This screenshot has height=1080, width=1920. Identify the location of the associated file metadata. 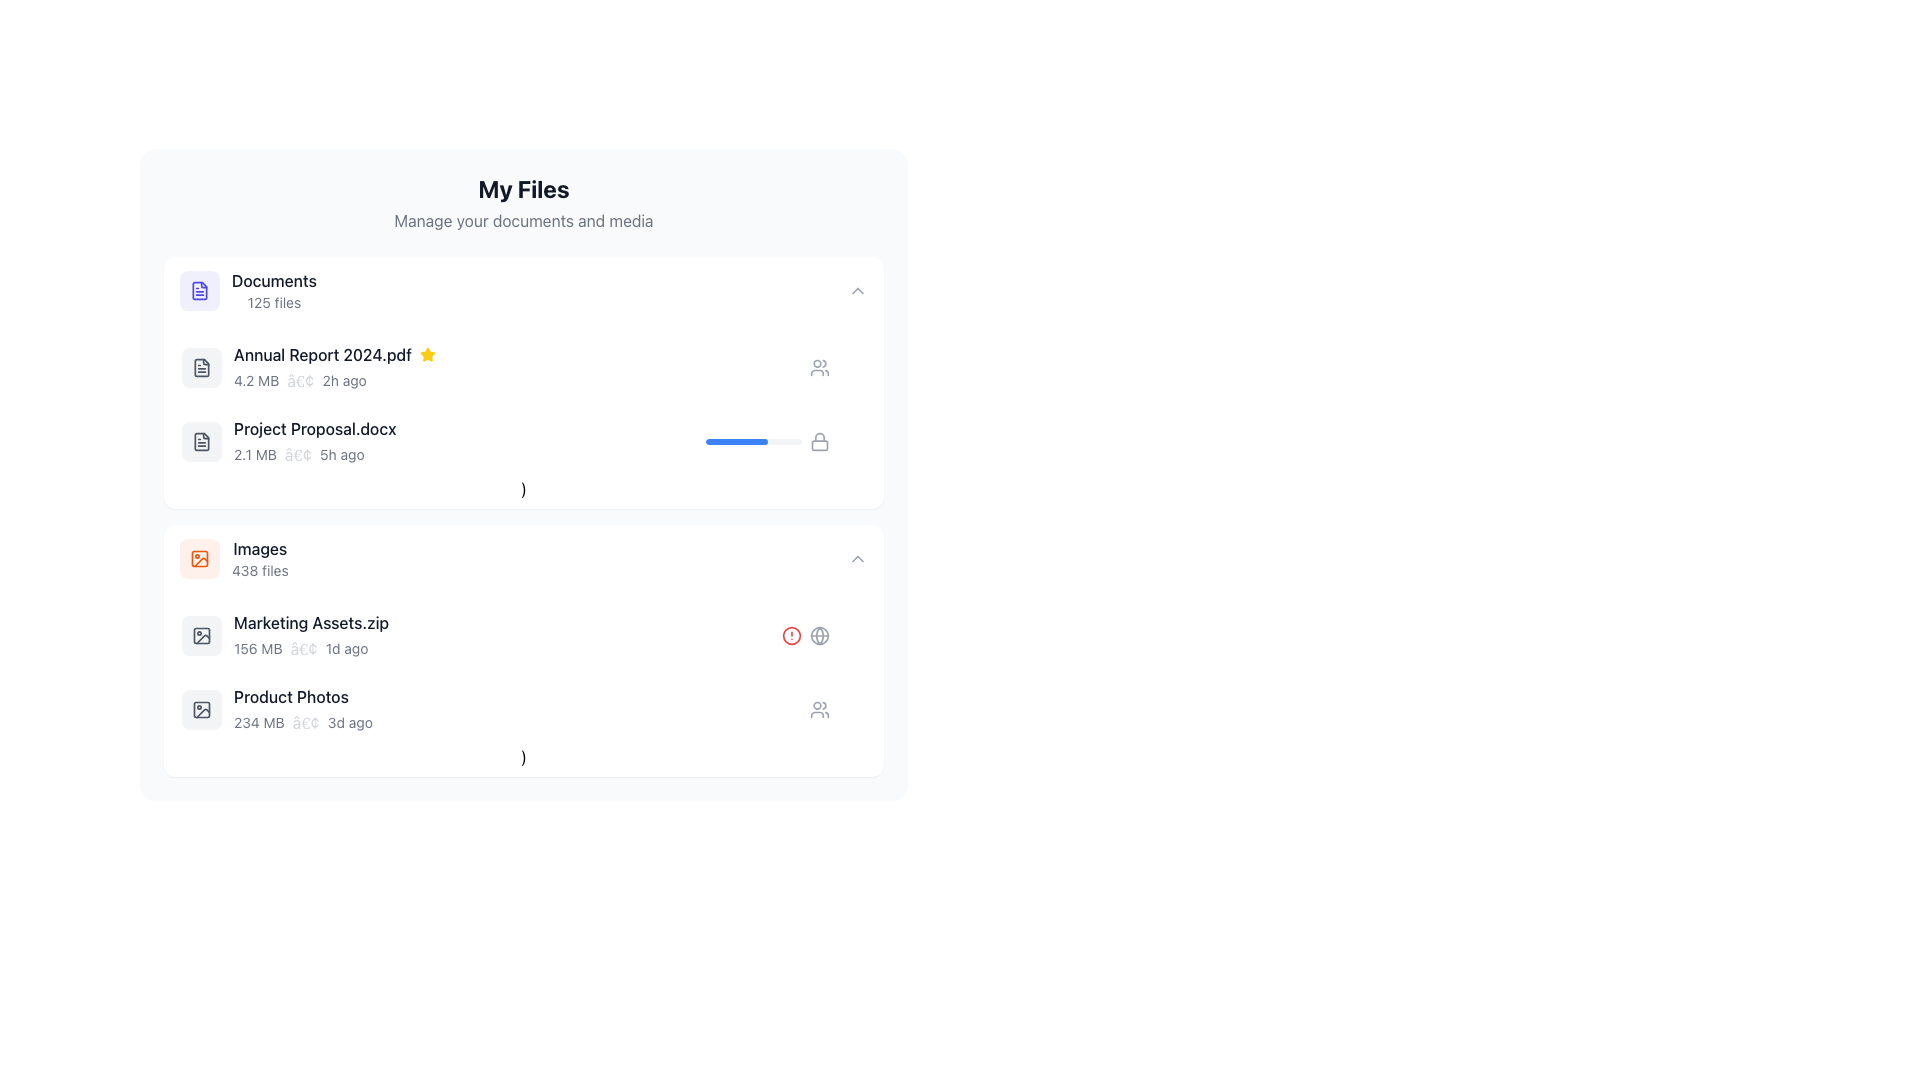
(522, 381).